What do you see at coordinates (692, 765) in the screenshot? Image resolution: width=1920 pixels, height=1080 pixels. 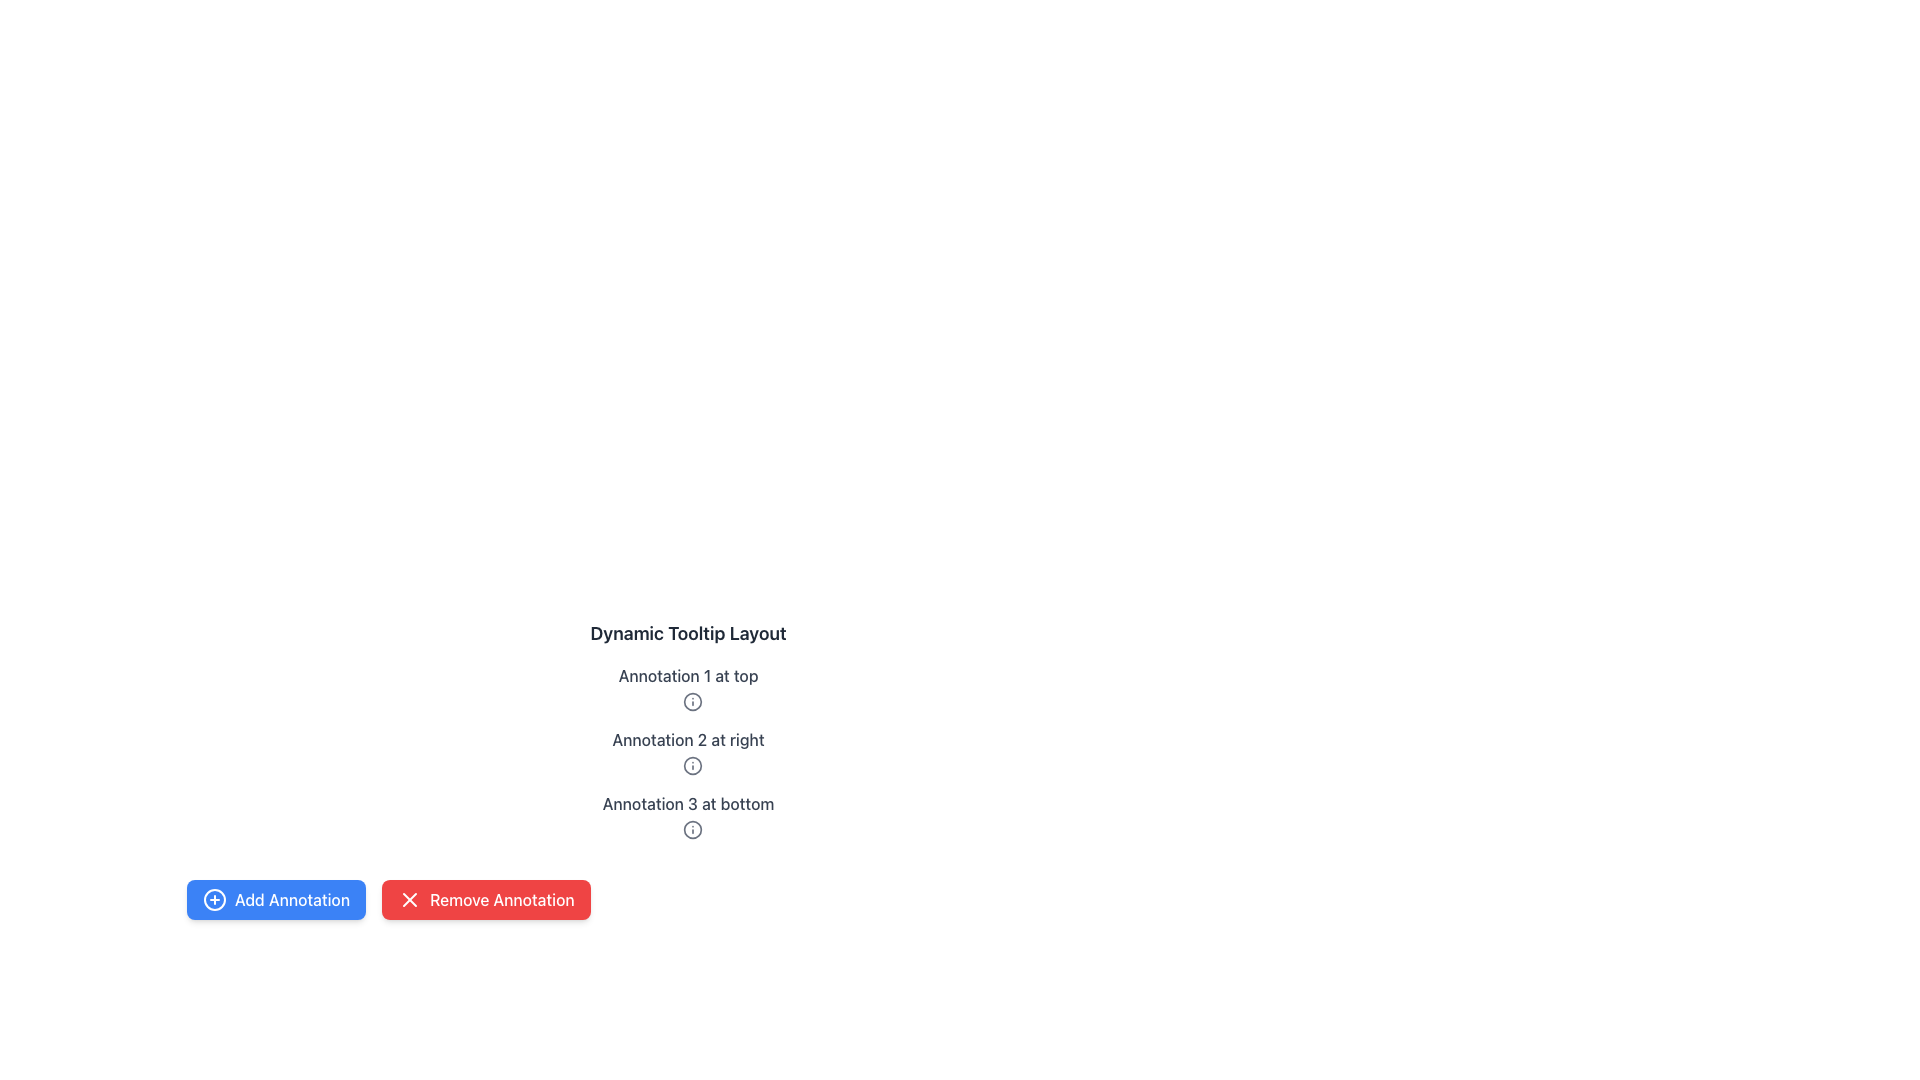 I see `the small circular information icon (SVG) located within the 'Annotation 2 at right' block` at bounding box center [692, 765].